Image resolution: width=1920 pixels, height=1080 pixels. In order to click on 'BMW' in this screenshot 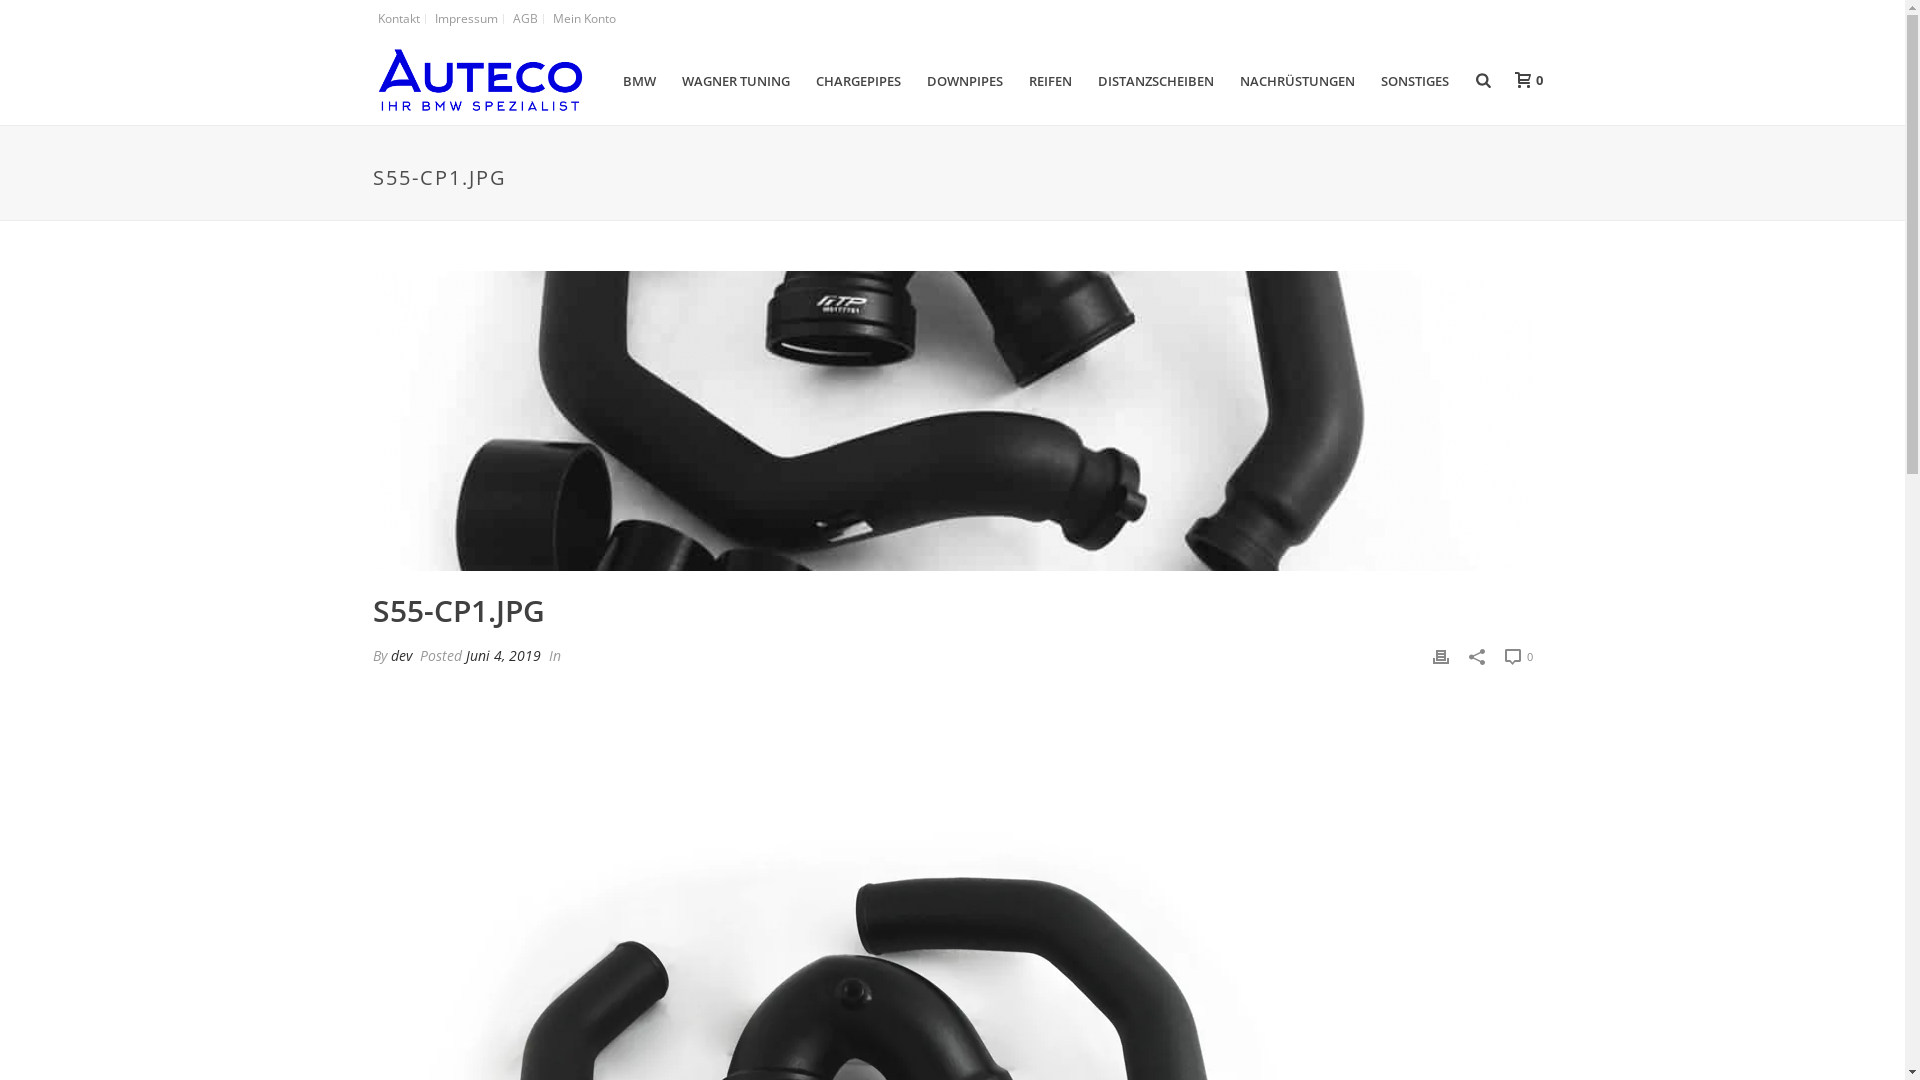, I will do `click(638, 80)`.